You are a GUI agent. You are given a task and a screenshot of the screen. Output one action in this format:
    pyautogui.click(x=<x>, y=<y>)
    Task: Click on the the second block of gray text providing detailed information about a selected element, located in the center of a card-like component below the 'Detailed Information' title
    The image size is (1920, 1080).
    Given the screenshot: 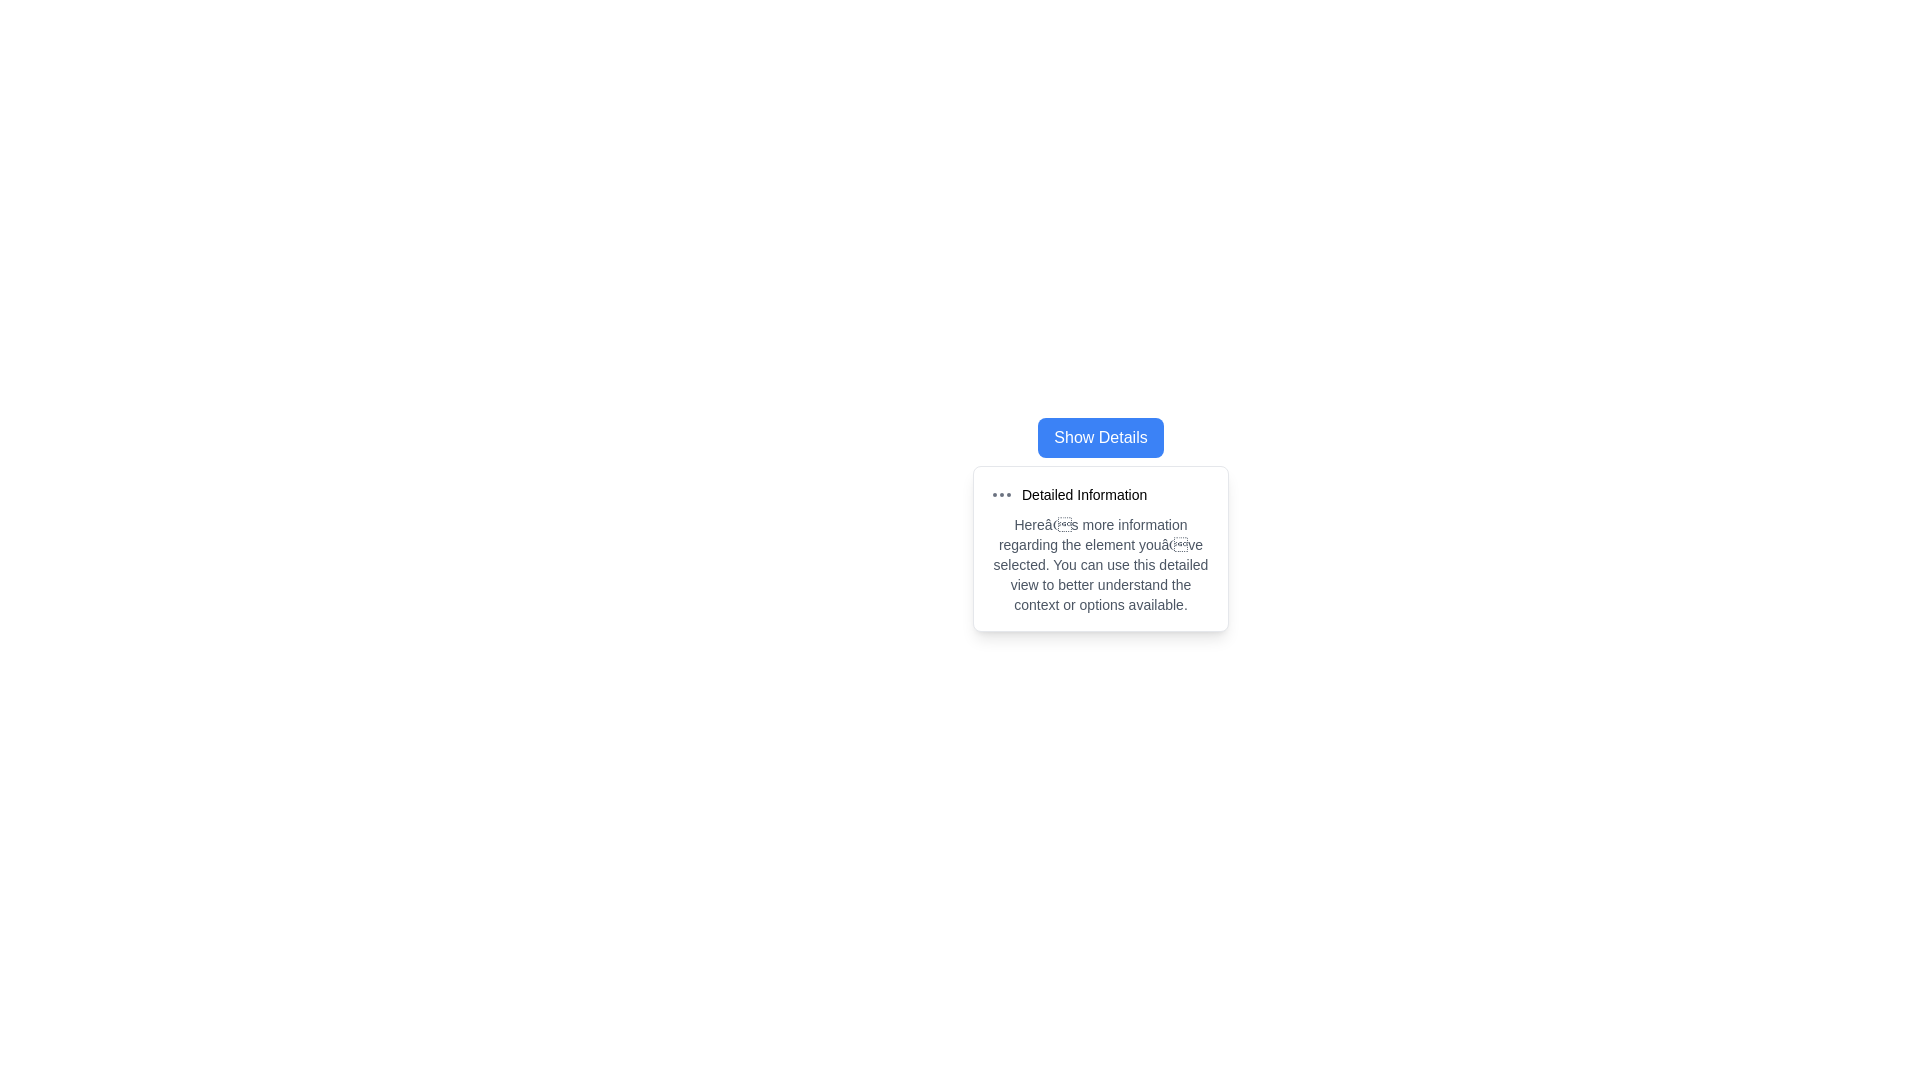 What is the action you would take?
    pyautogui.click(x=1099, y=564)
    